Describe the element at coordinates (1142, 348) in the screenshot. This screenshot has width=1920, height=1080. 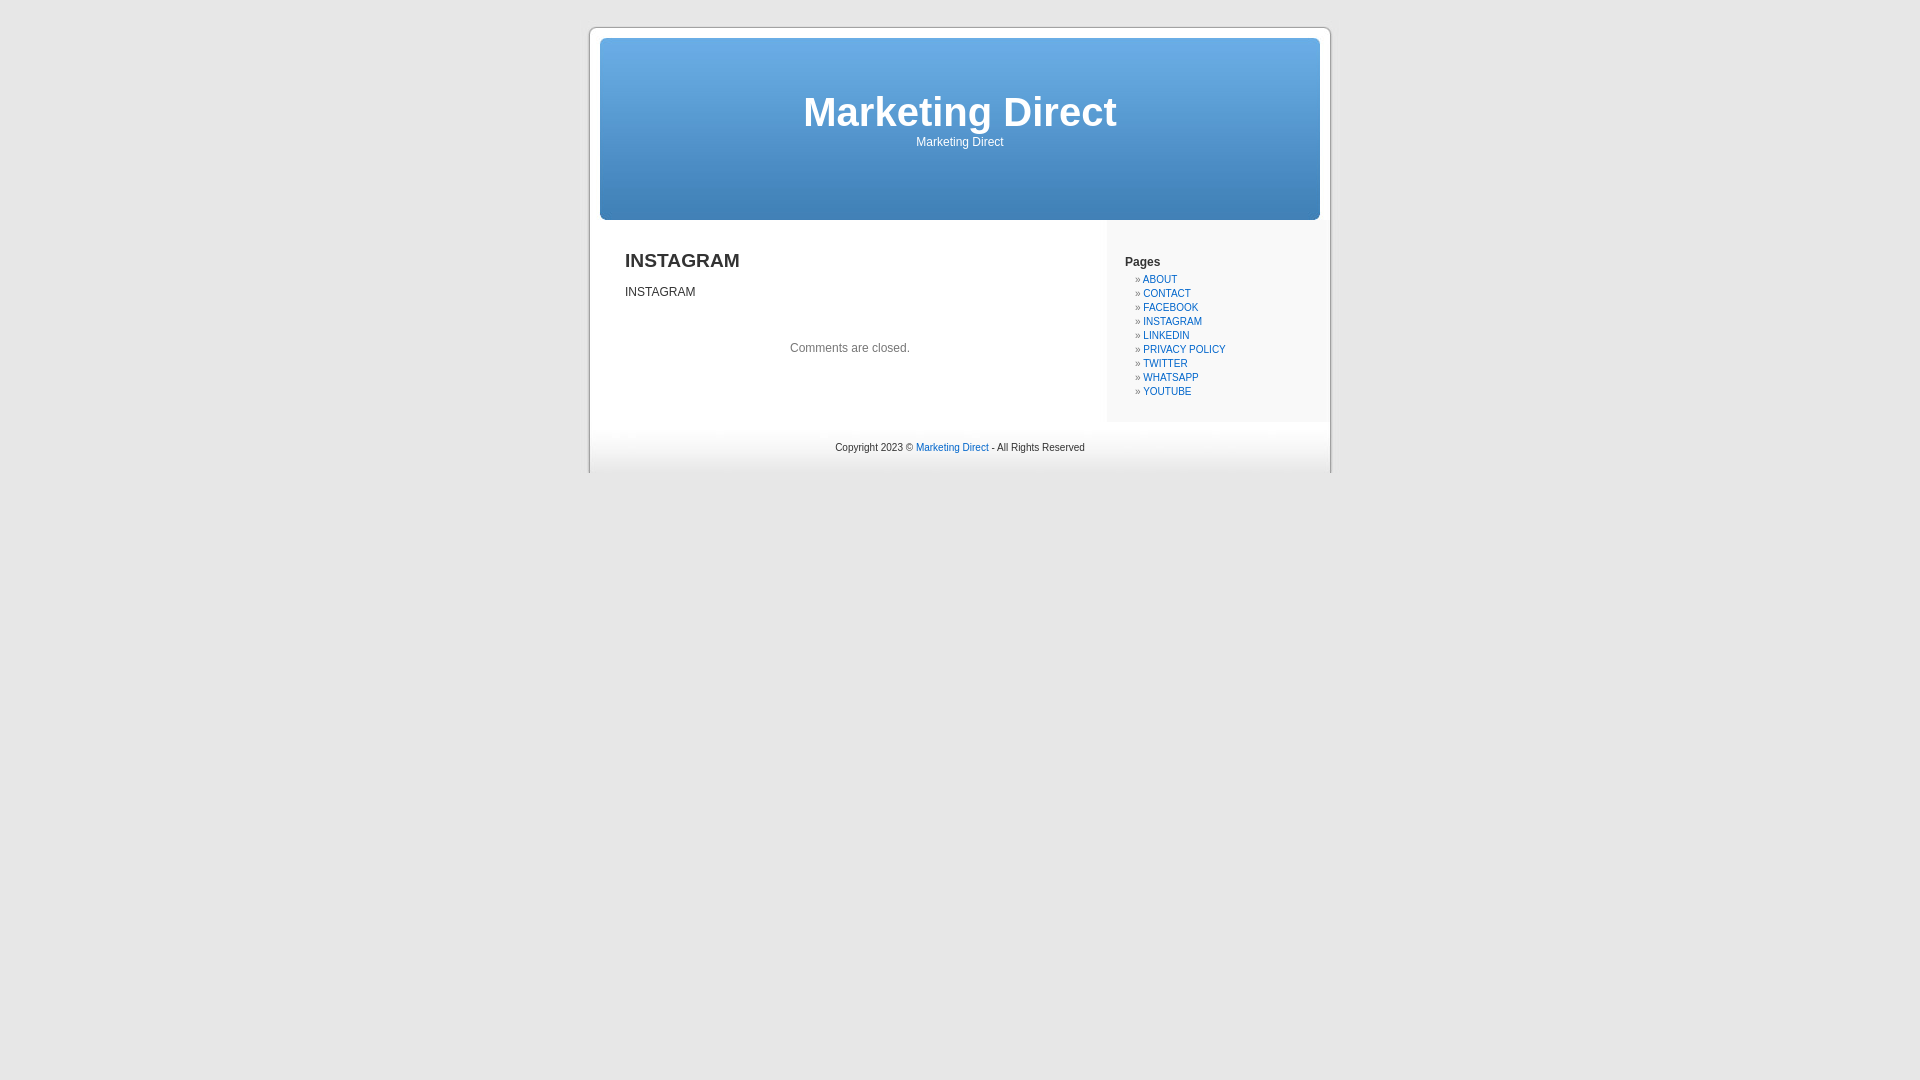
I see `'PRIVACY POLICY'` at that location.